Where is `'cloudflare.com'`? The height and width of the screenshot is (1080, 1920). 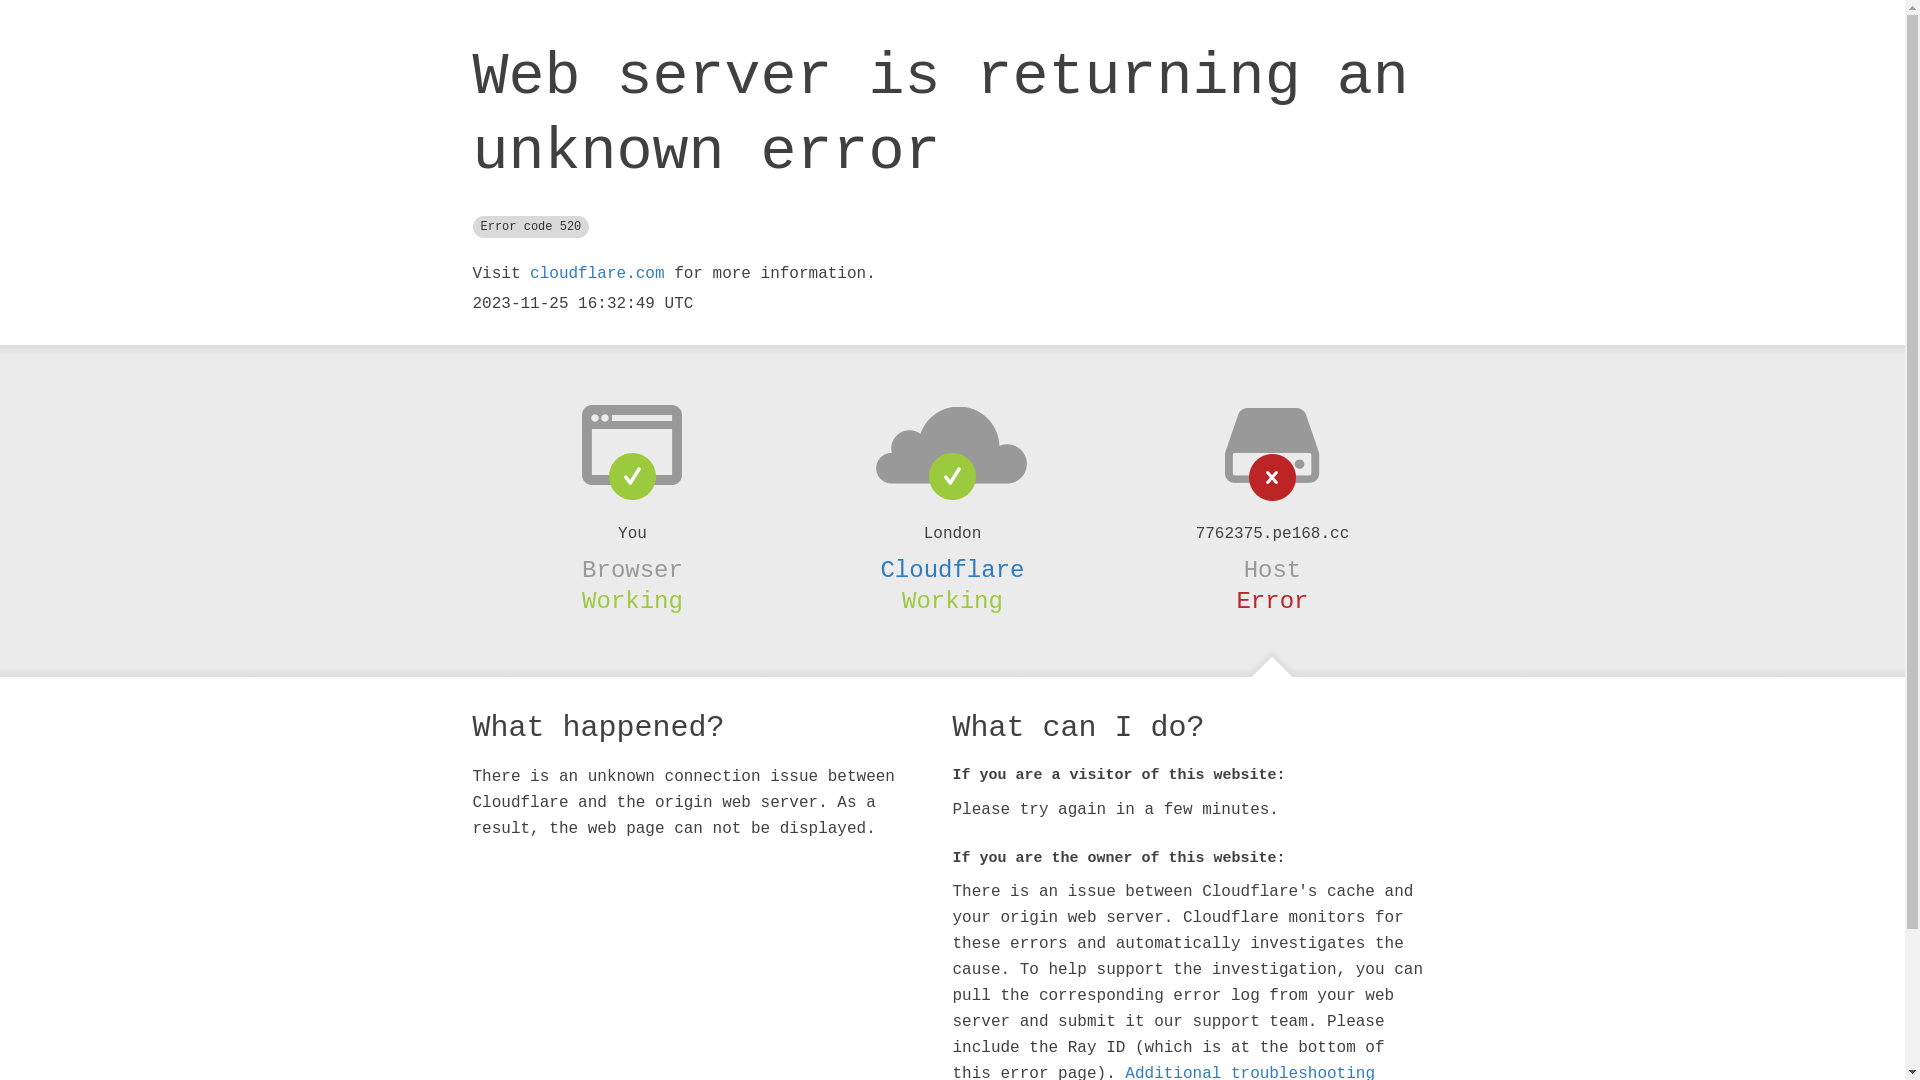 'cloudflare.com' is located at coordinates (529, 273).